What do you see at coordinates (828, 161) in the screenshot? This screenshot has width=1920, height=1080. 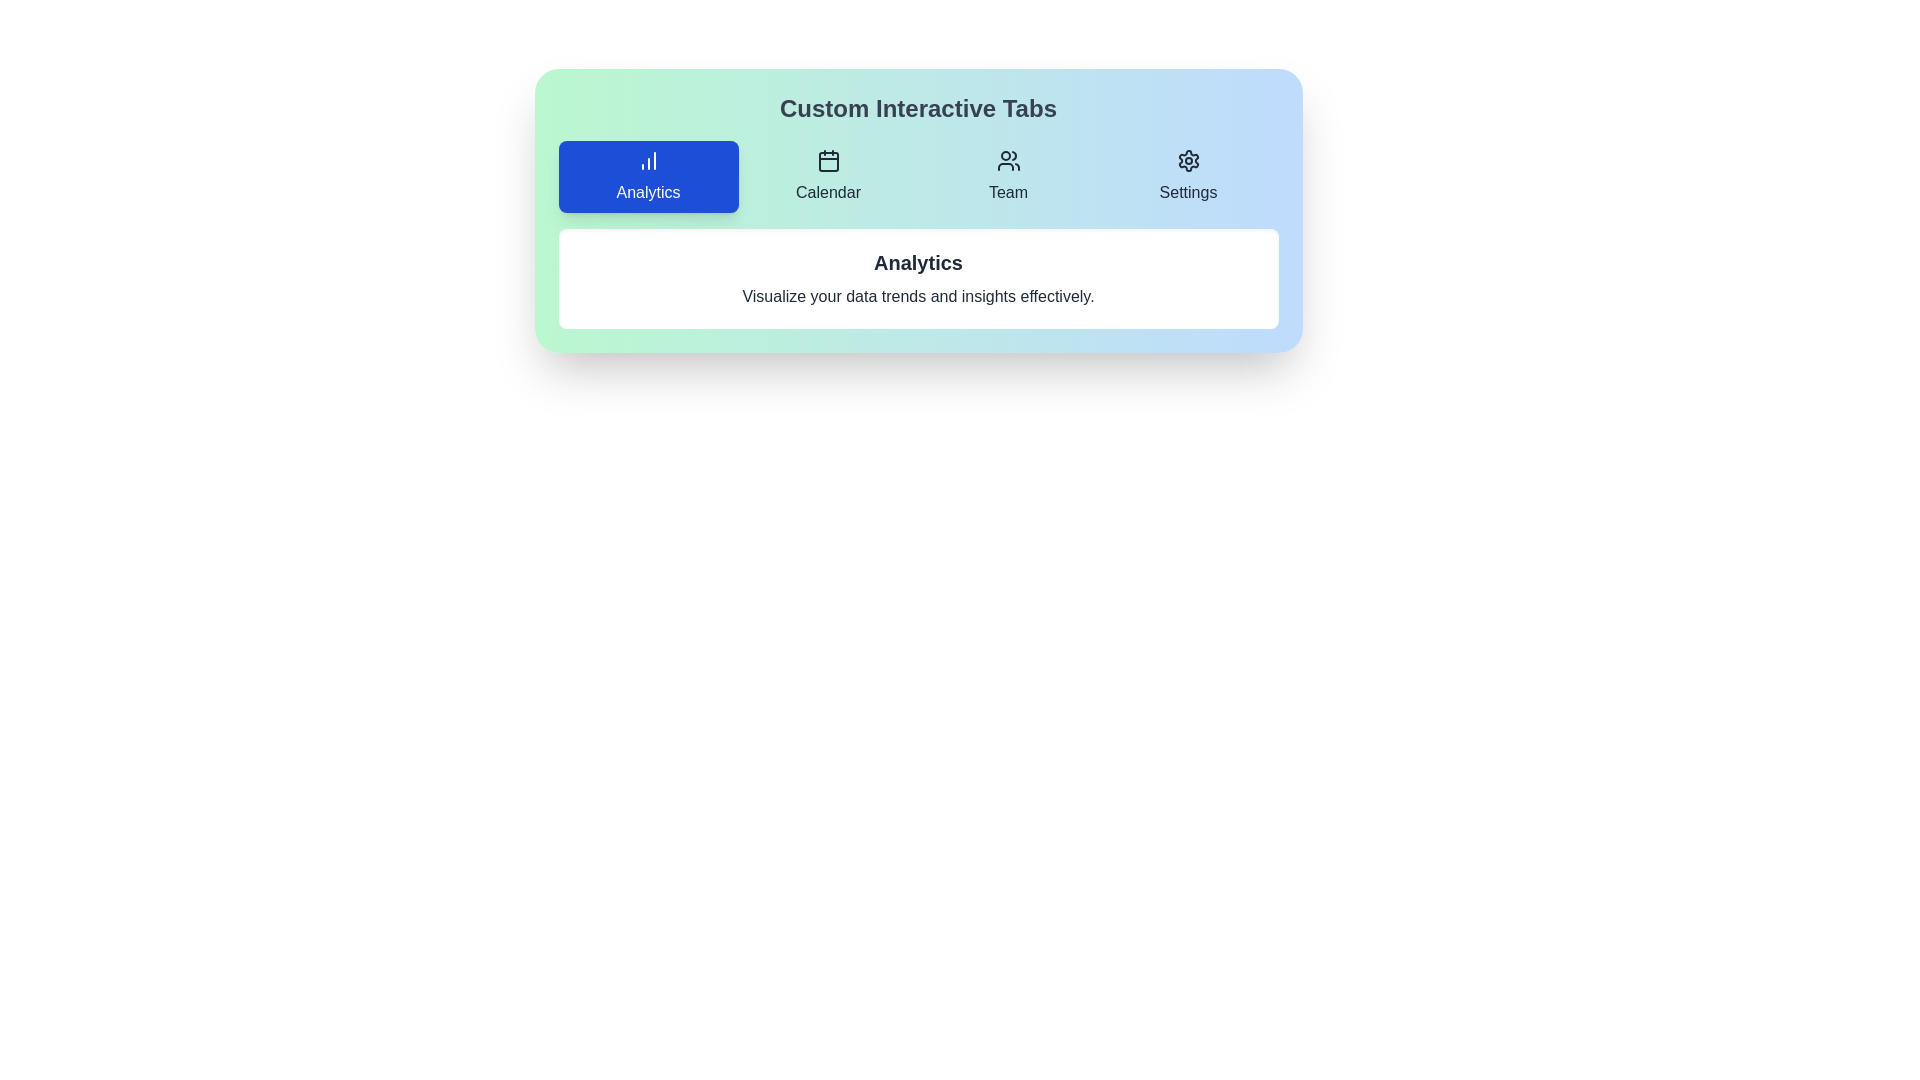 I see `the calendar icon located in the second tab of the navigation bar, which visually represents the 'Calendar' tab` at bounding box center [828, 161].